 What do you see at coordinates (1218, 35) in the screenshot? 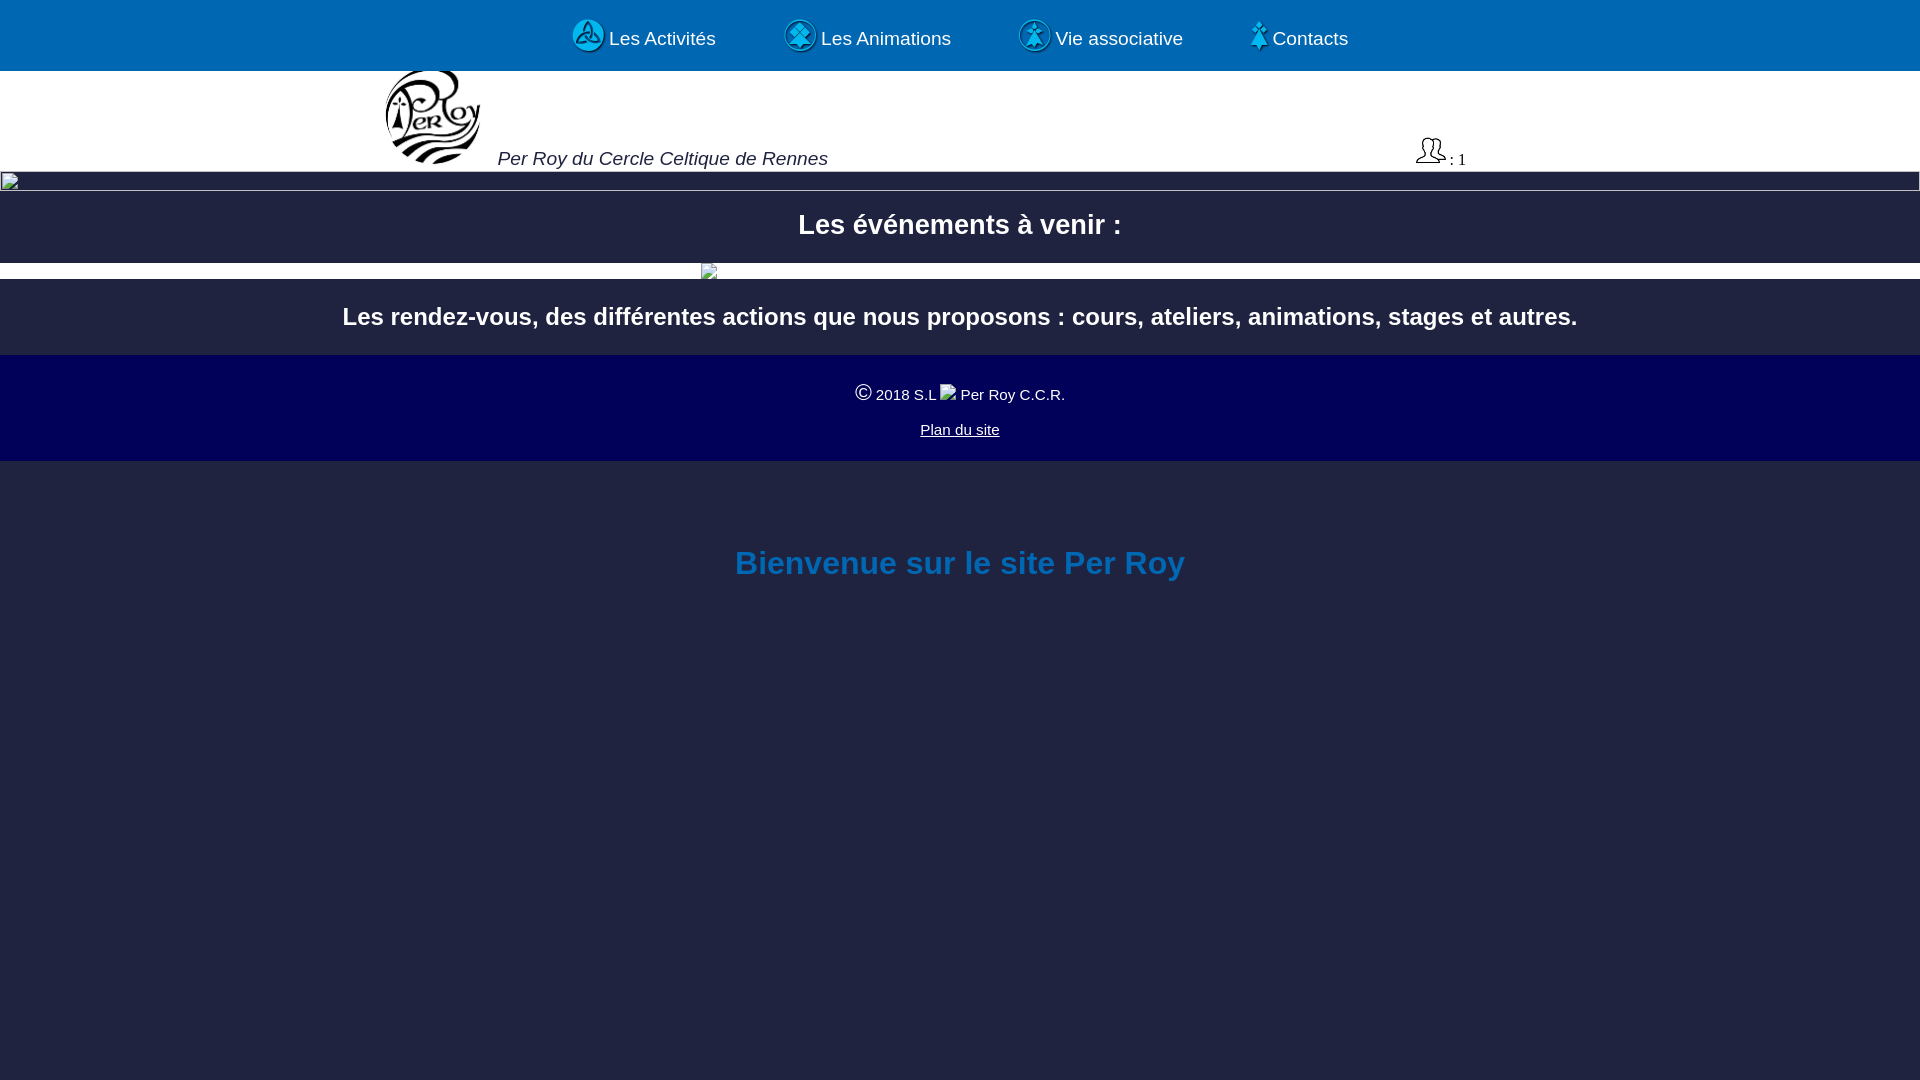
I see `'! Contacts'` at bounding box center [1218, 35].